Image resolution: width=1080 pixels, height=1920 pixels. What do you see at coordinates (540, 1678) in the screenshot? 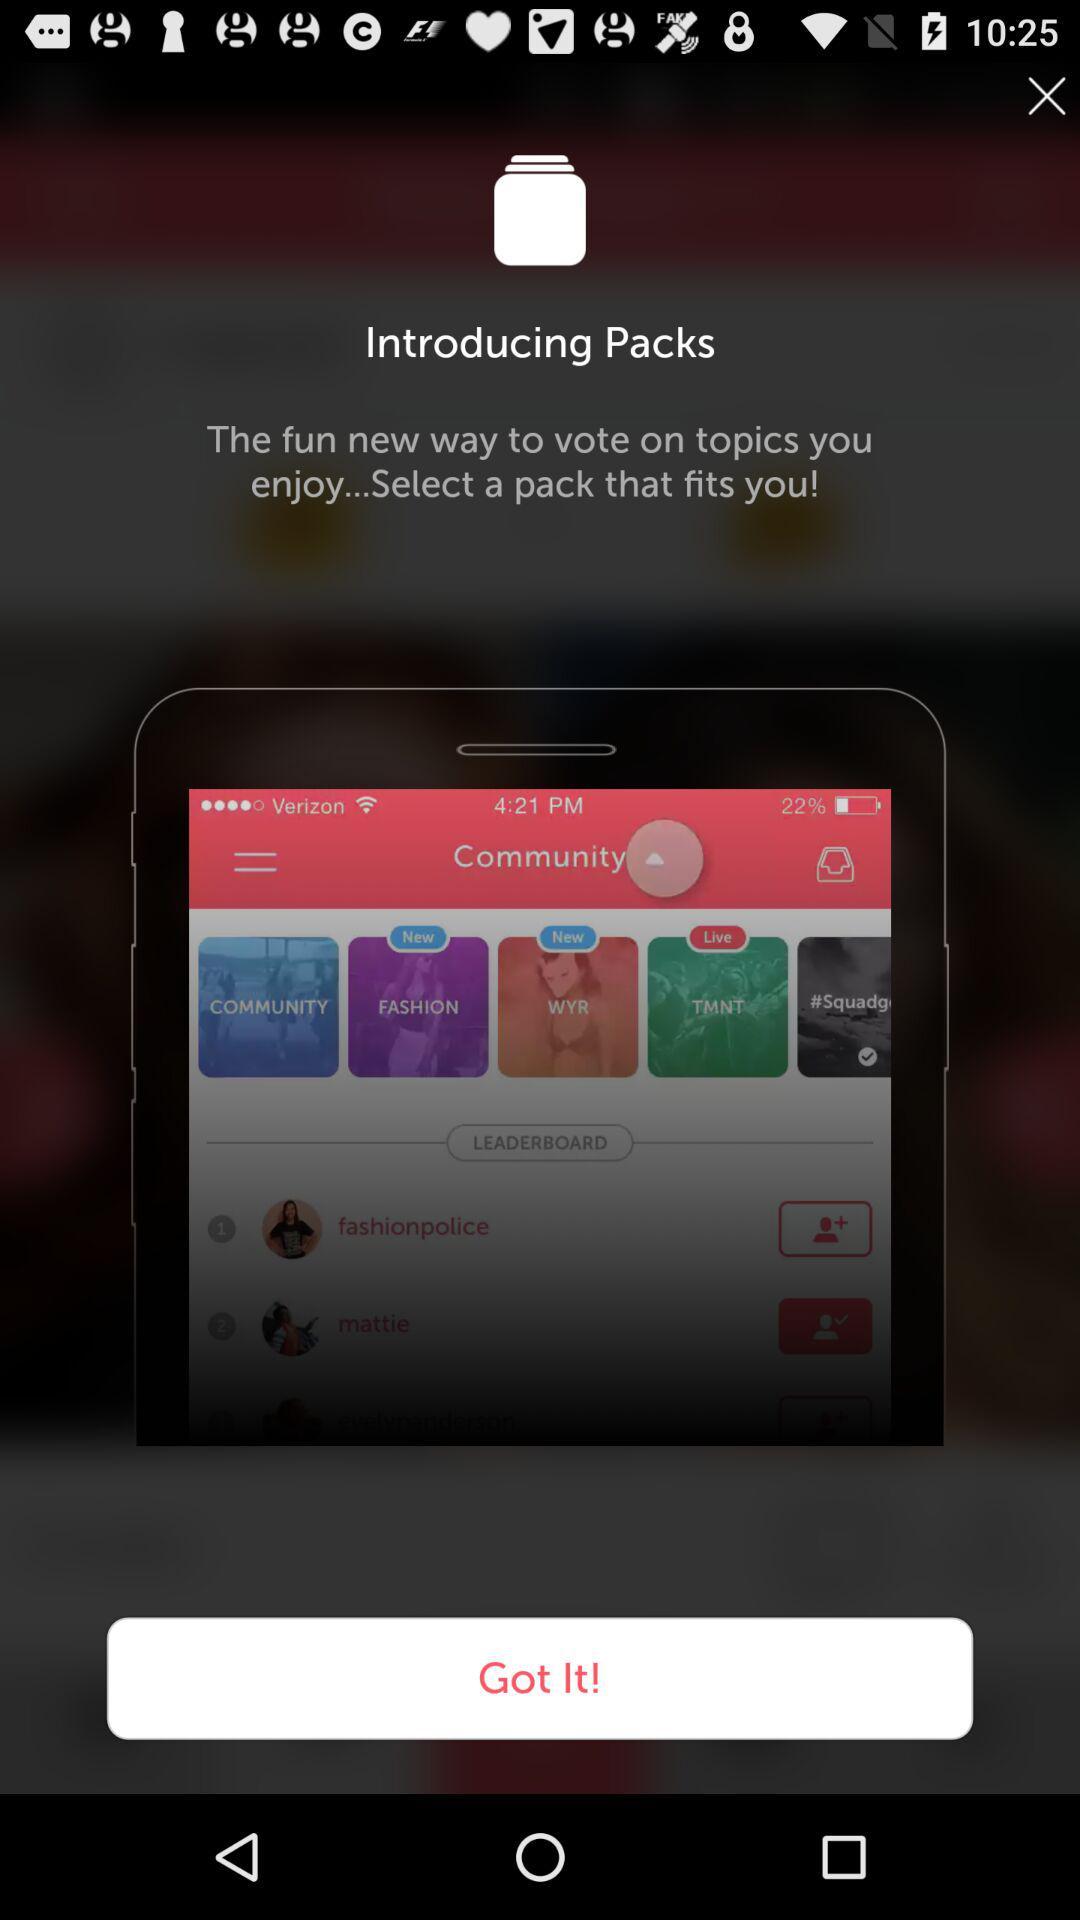
I see `the icon at the bottom` at bounding box center [540, 1678].